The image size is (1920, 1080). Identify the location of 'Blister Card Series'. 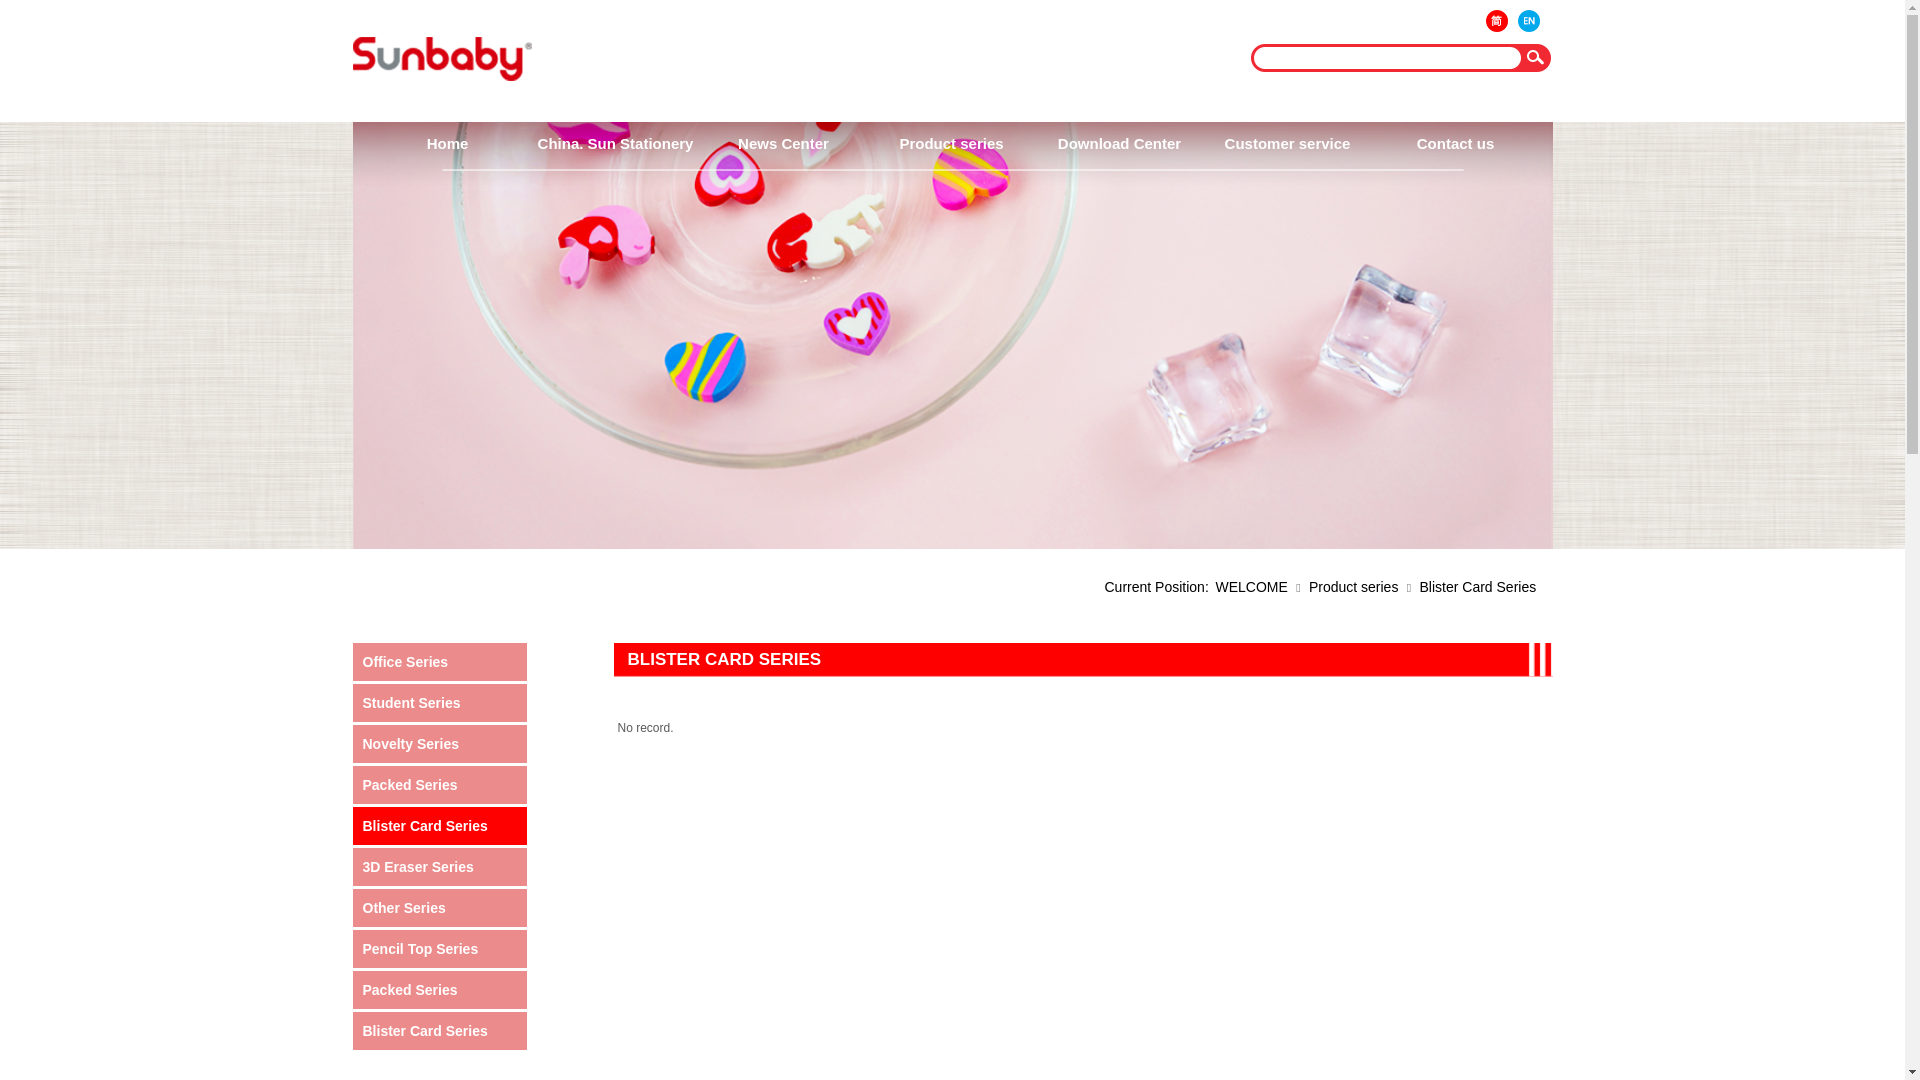
(440, 825).